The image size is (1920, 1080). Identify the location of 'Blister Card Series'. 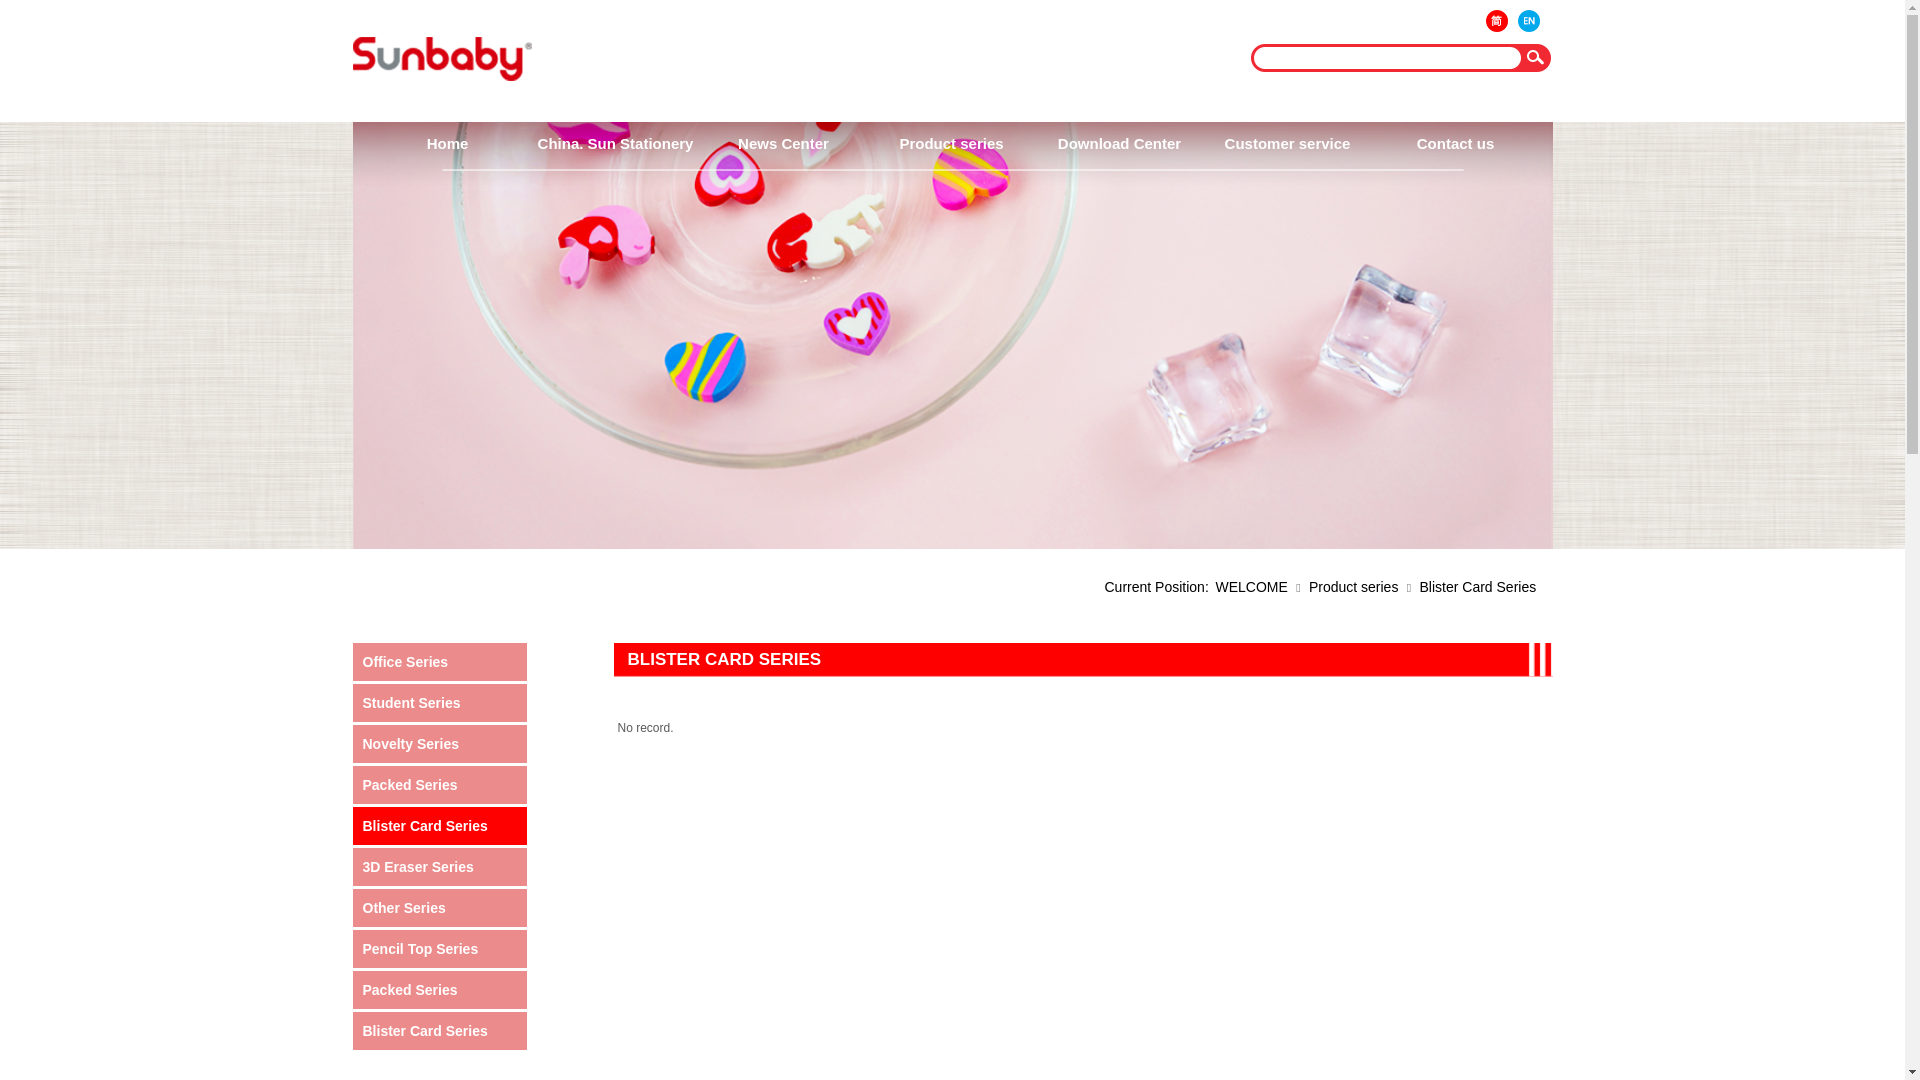
(440, 825).